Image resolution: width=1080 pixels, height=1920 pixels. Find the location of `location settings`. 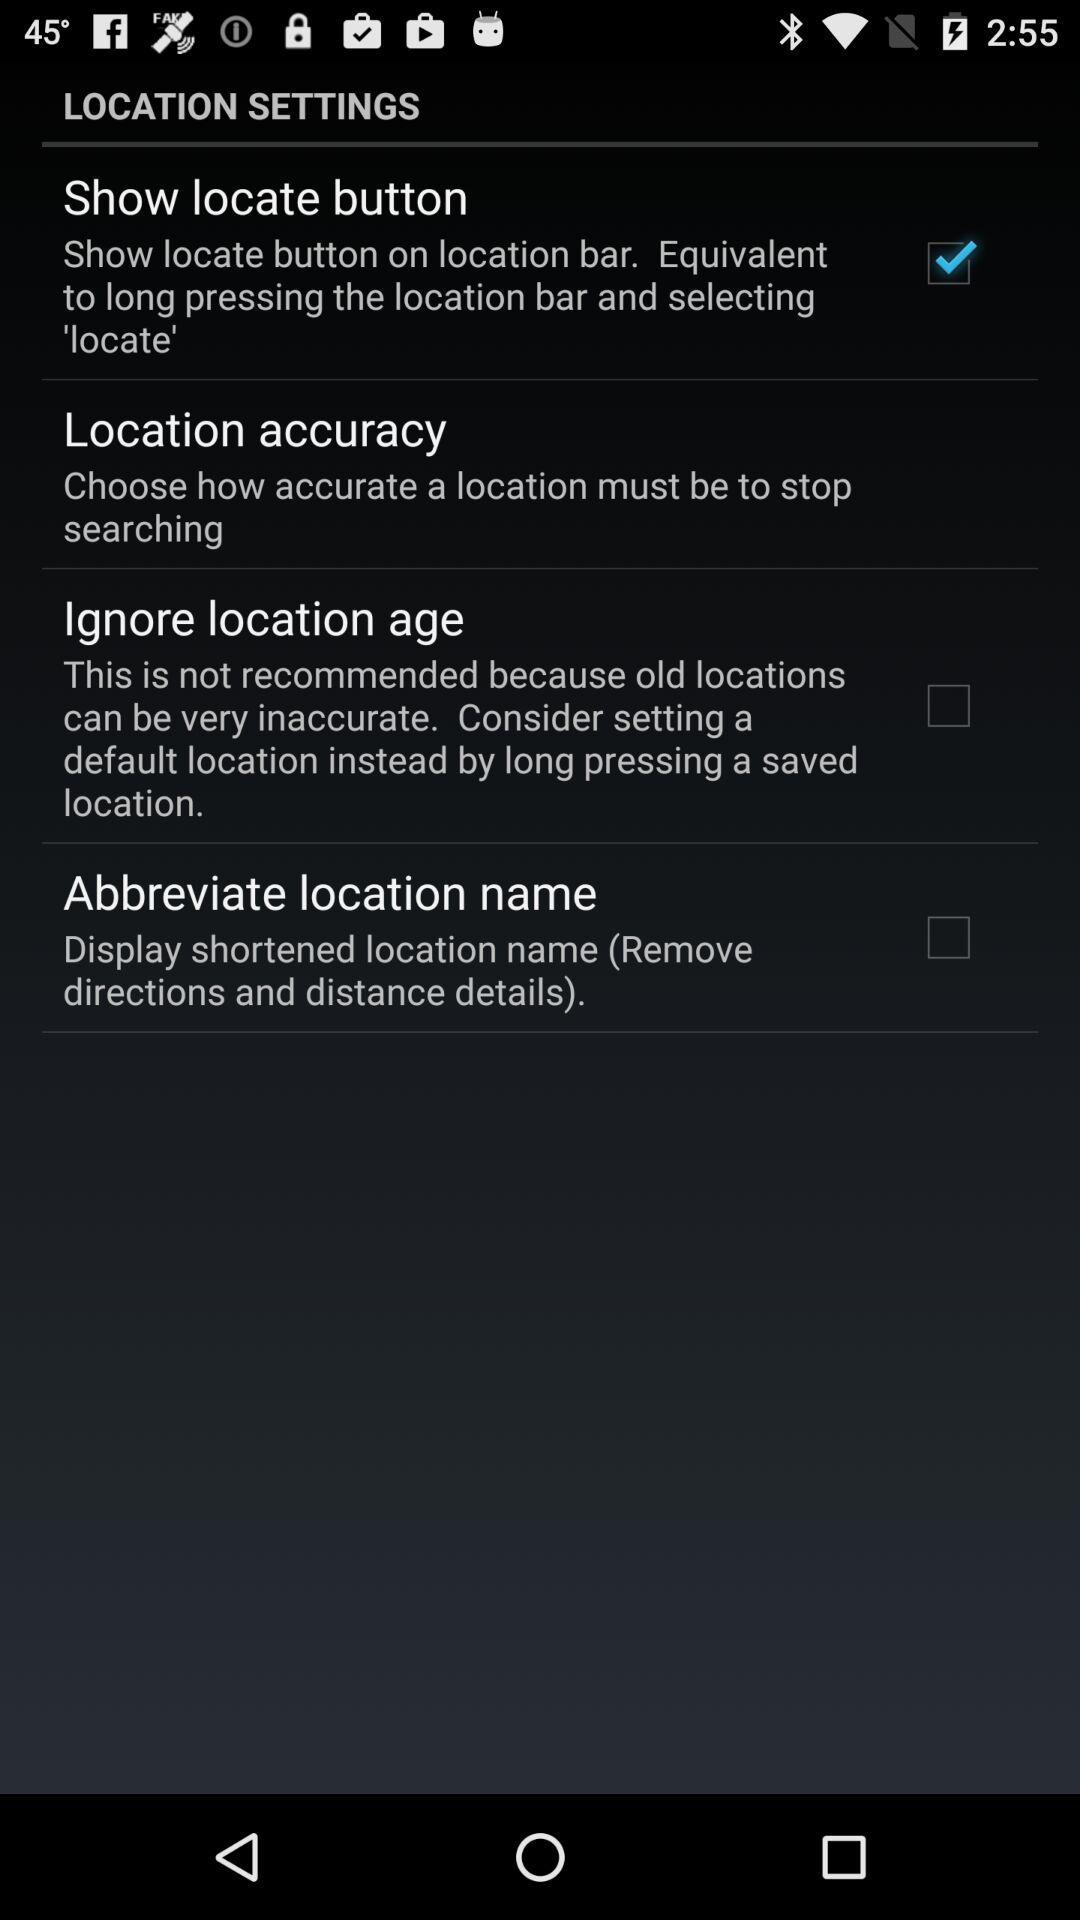

location settings is located at coordinates (540, 104).